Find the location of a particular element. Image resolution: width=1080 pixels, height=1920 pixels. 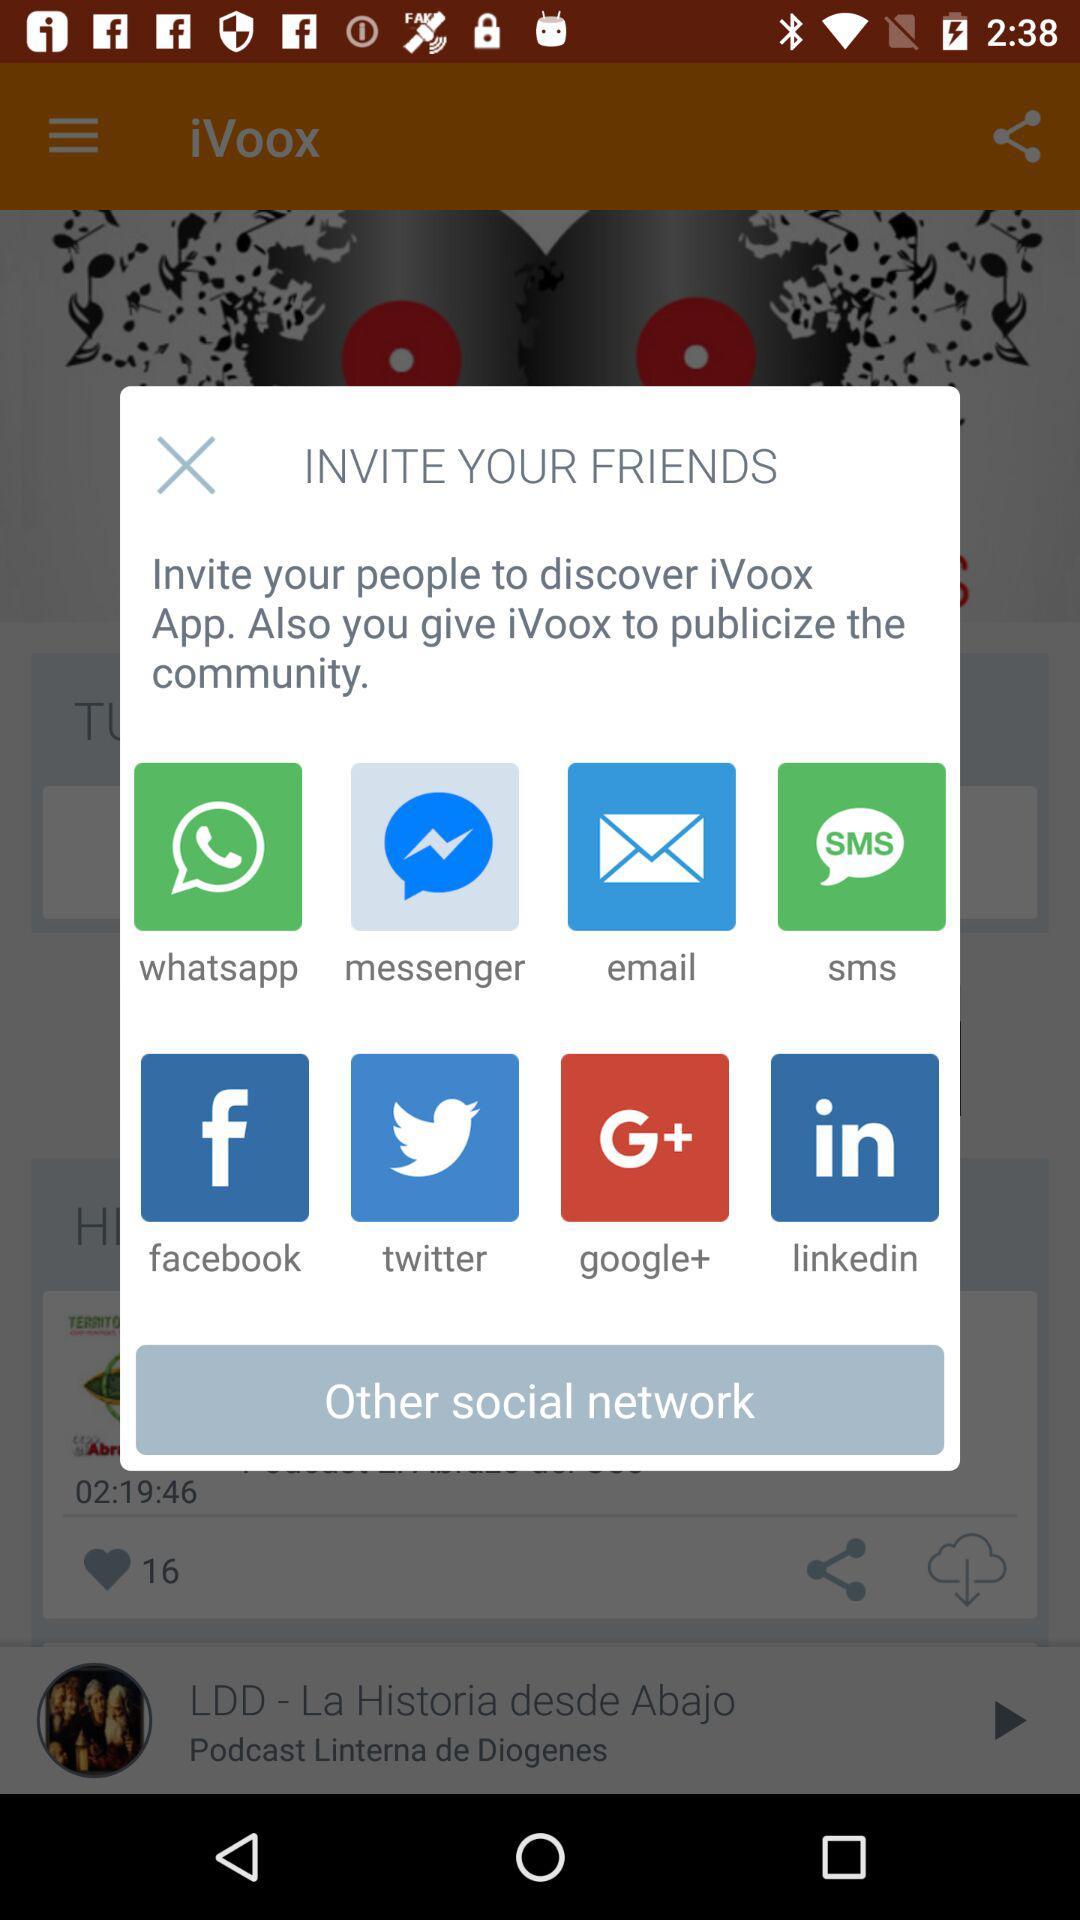

facebook item is located at coordinates (224, 1167).